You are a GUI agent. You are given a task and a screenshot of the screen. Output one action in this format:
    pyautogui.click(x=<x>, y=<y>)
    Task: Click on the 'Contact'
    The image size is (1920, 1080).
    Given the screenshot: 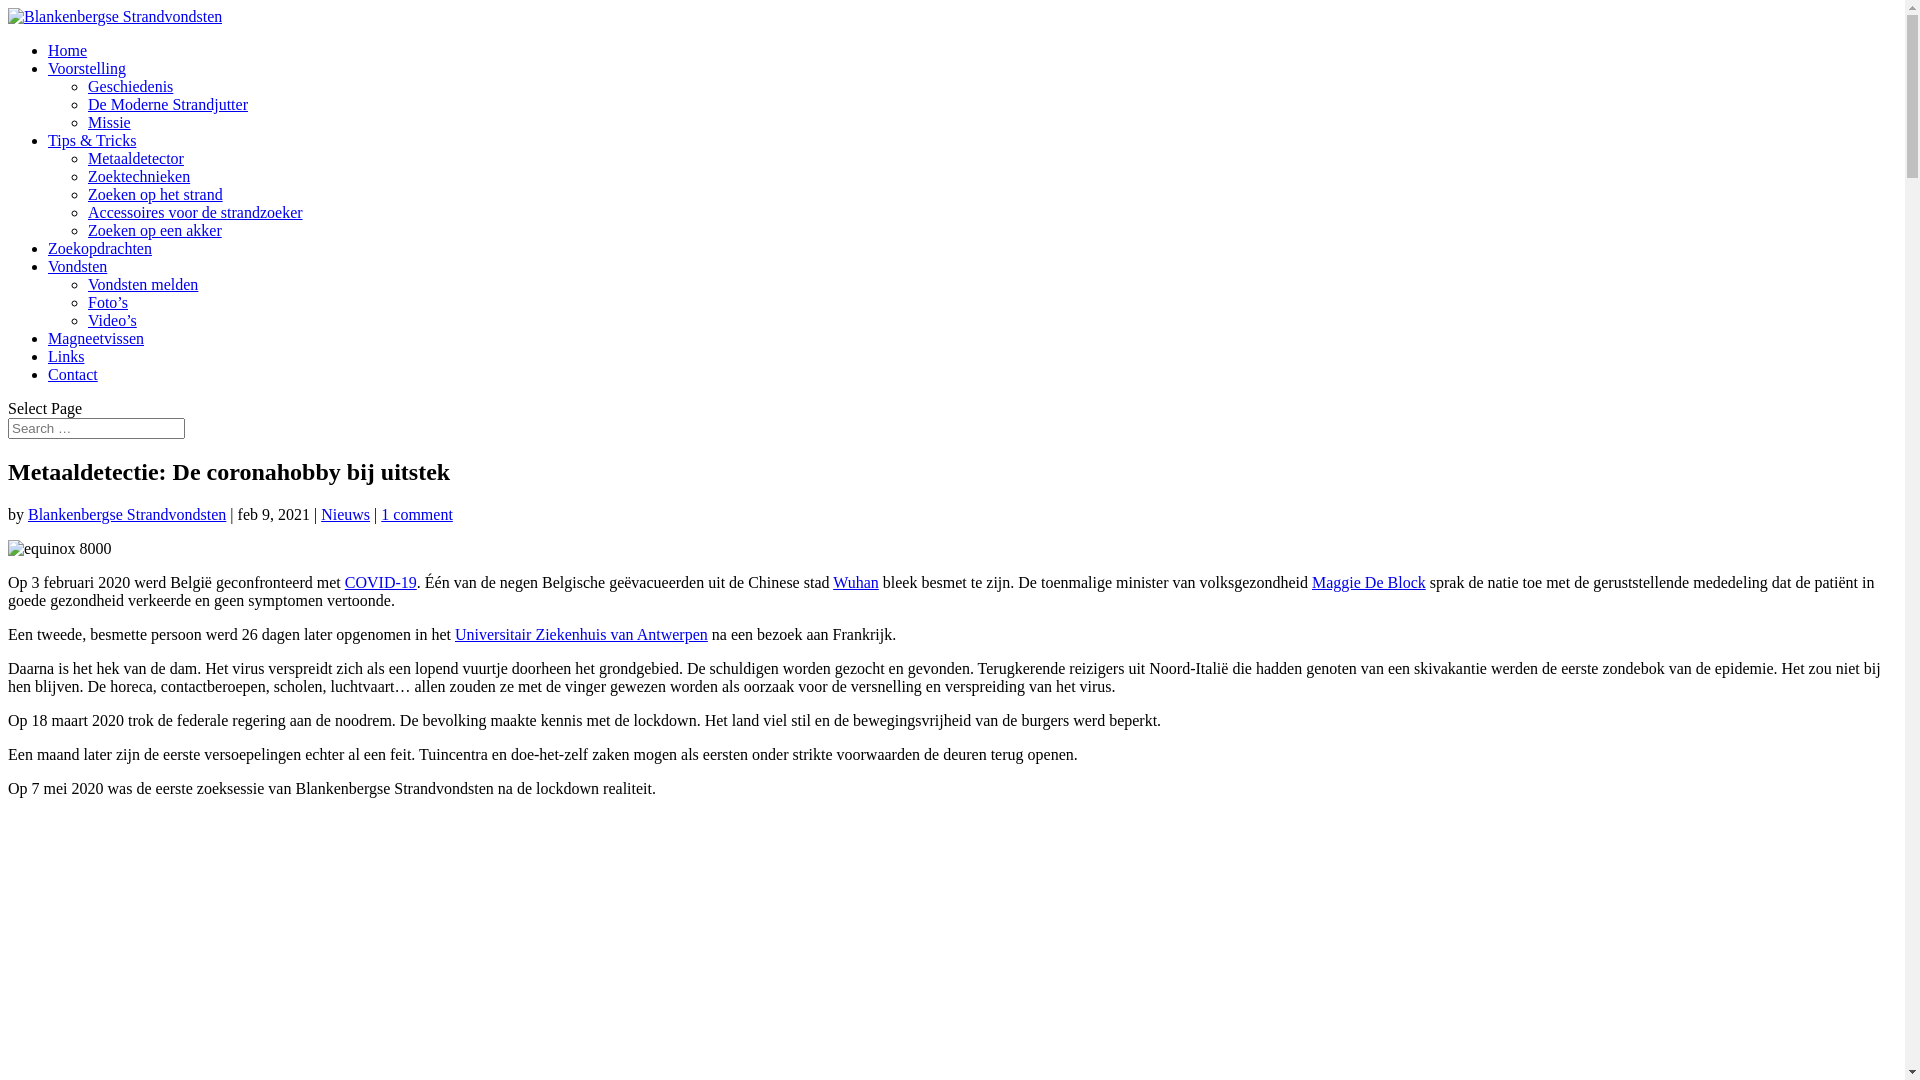 What is the action you would take?
    pyautogui.click(x=48, y=374)
    